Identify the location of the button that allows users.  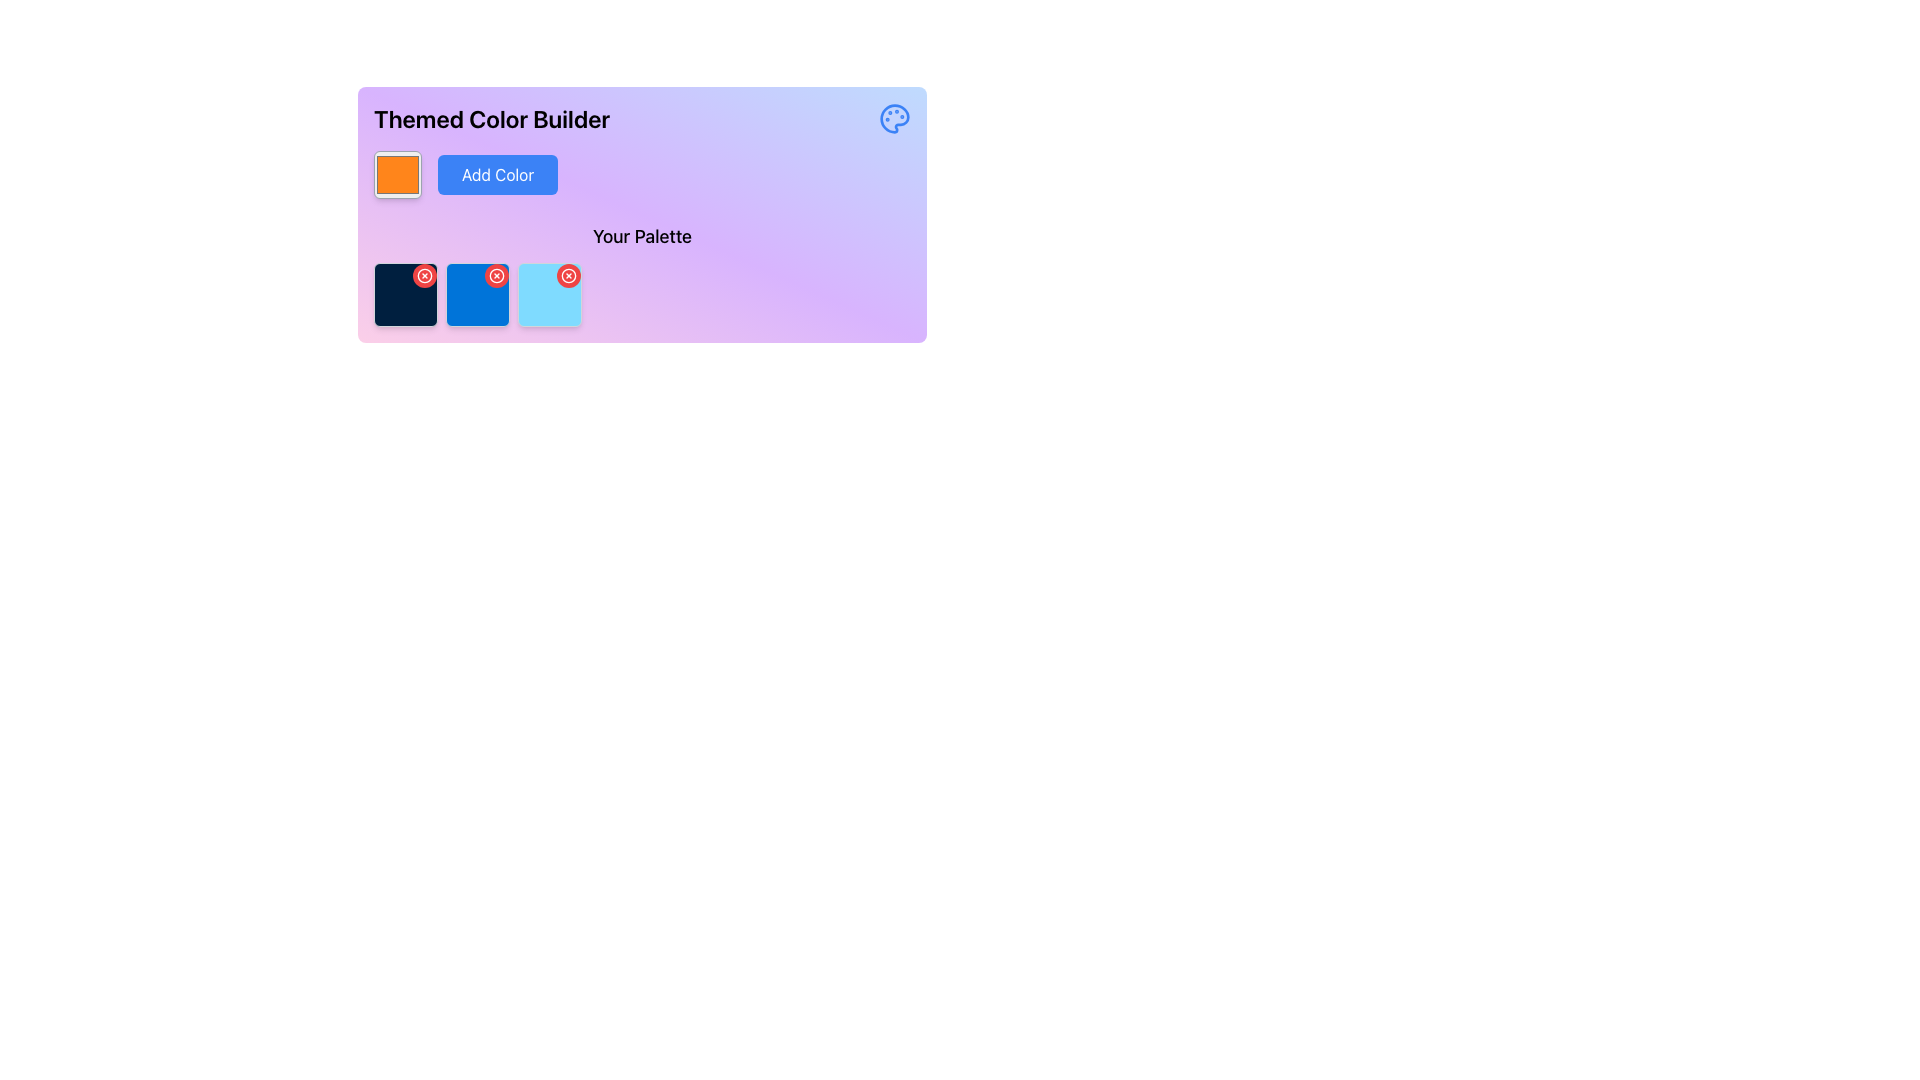
(498, 173).